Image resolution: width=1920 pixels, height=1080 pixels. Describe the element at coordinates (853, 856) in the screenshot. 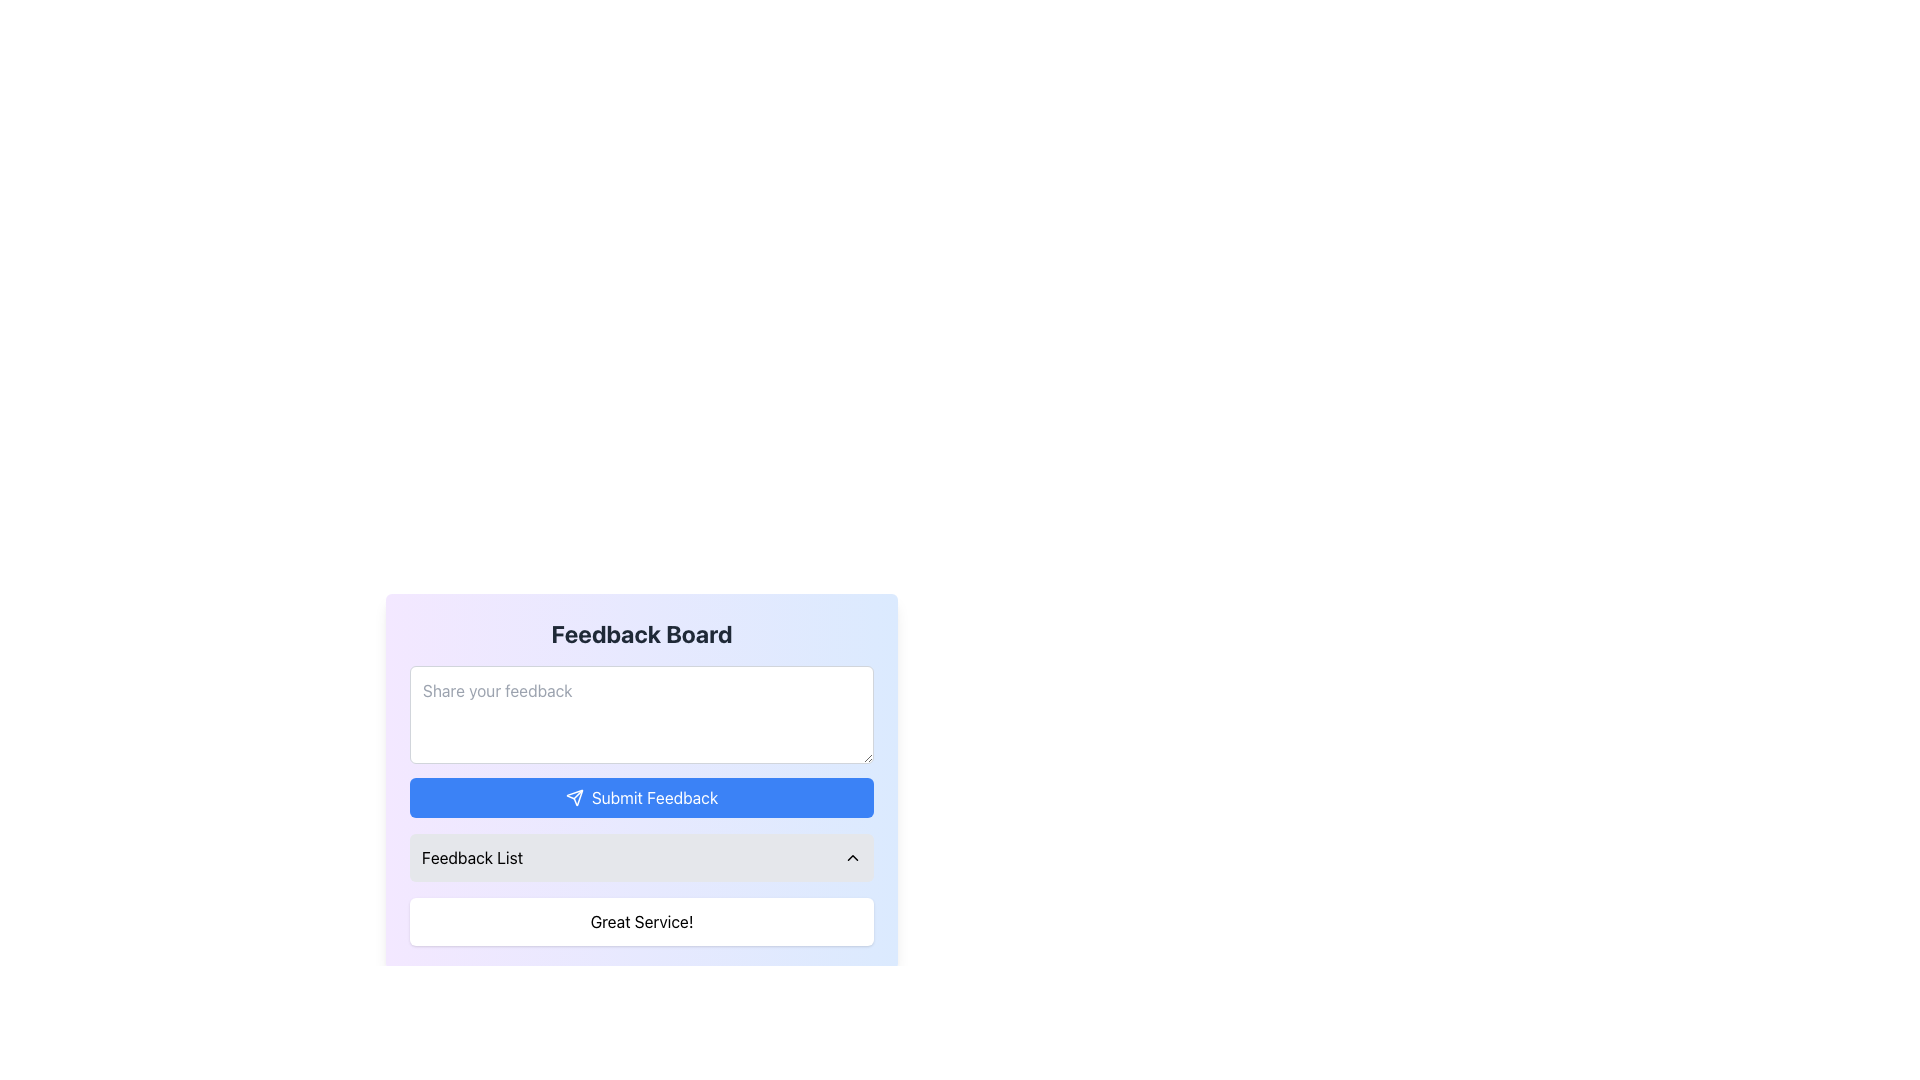

I see `the Chevron Icon located on the right-hand side of the 'Feedback List' section` at that location.